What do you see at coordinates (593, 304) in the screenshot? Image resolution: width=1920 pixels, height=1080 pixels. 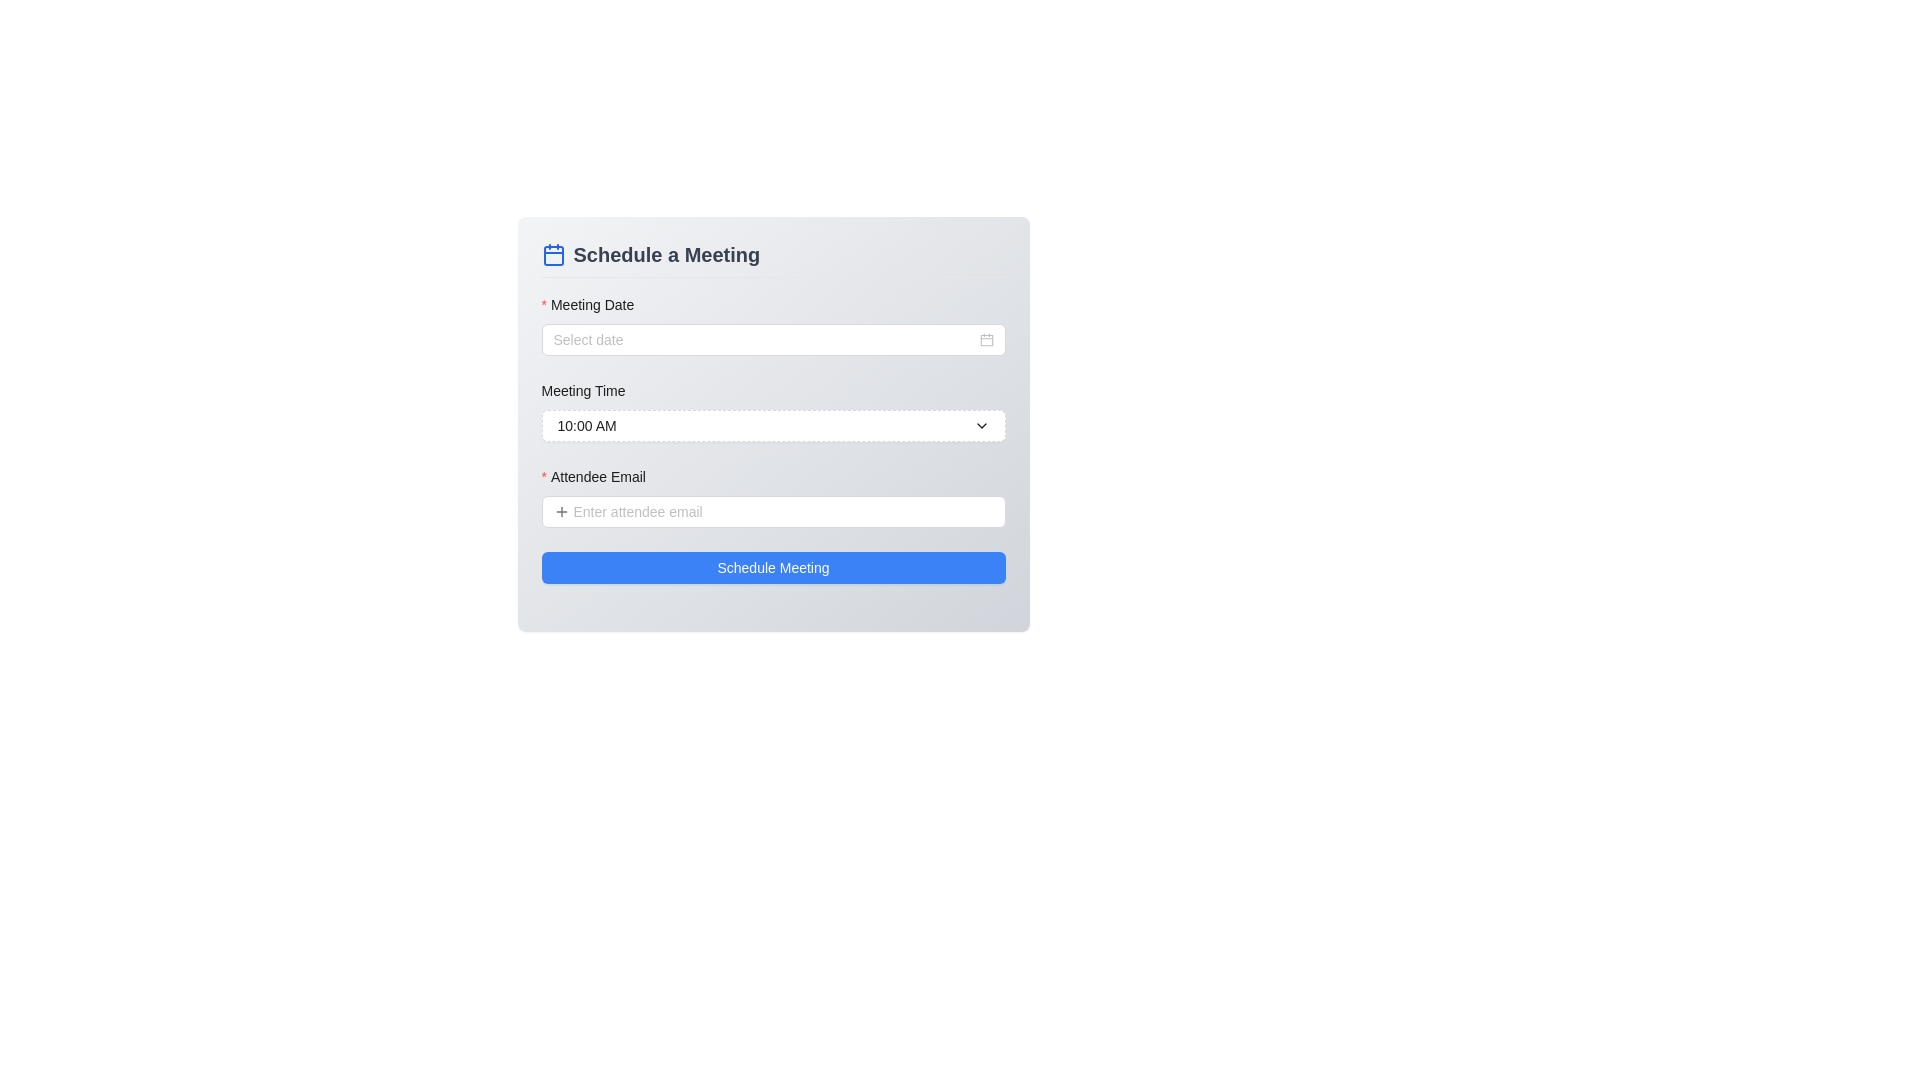 I see `text content of the 'Meeting Date' label, which is styled with a bold font and has a red asterisk indicating a mandatory field` at bounding box center [593, 304].